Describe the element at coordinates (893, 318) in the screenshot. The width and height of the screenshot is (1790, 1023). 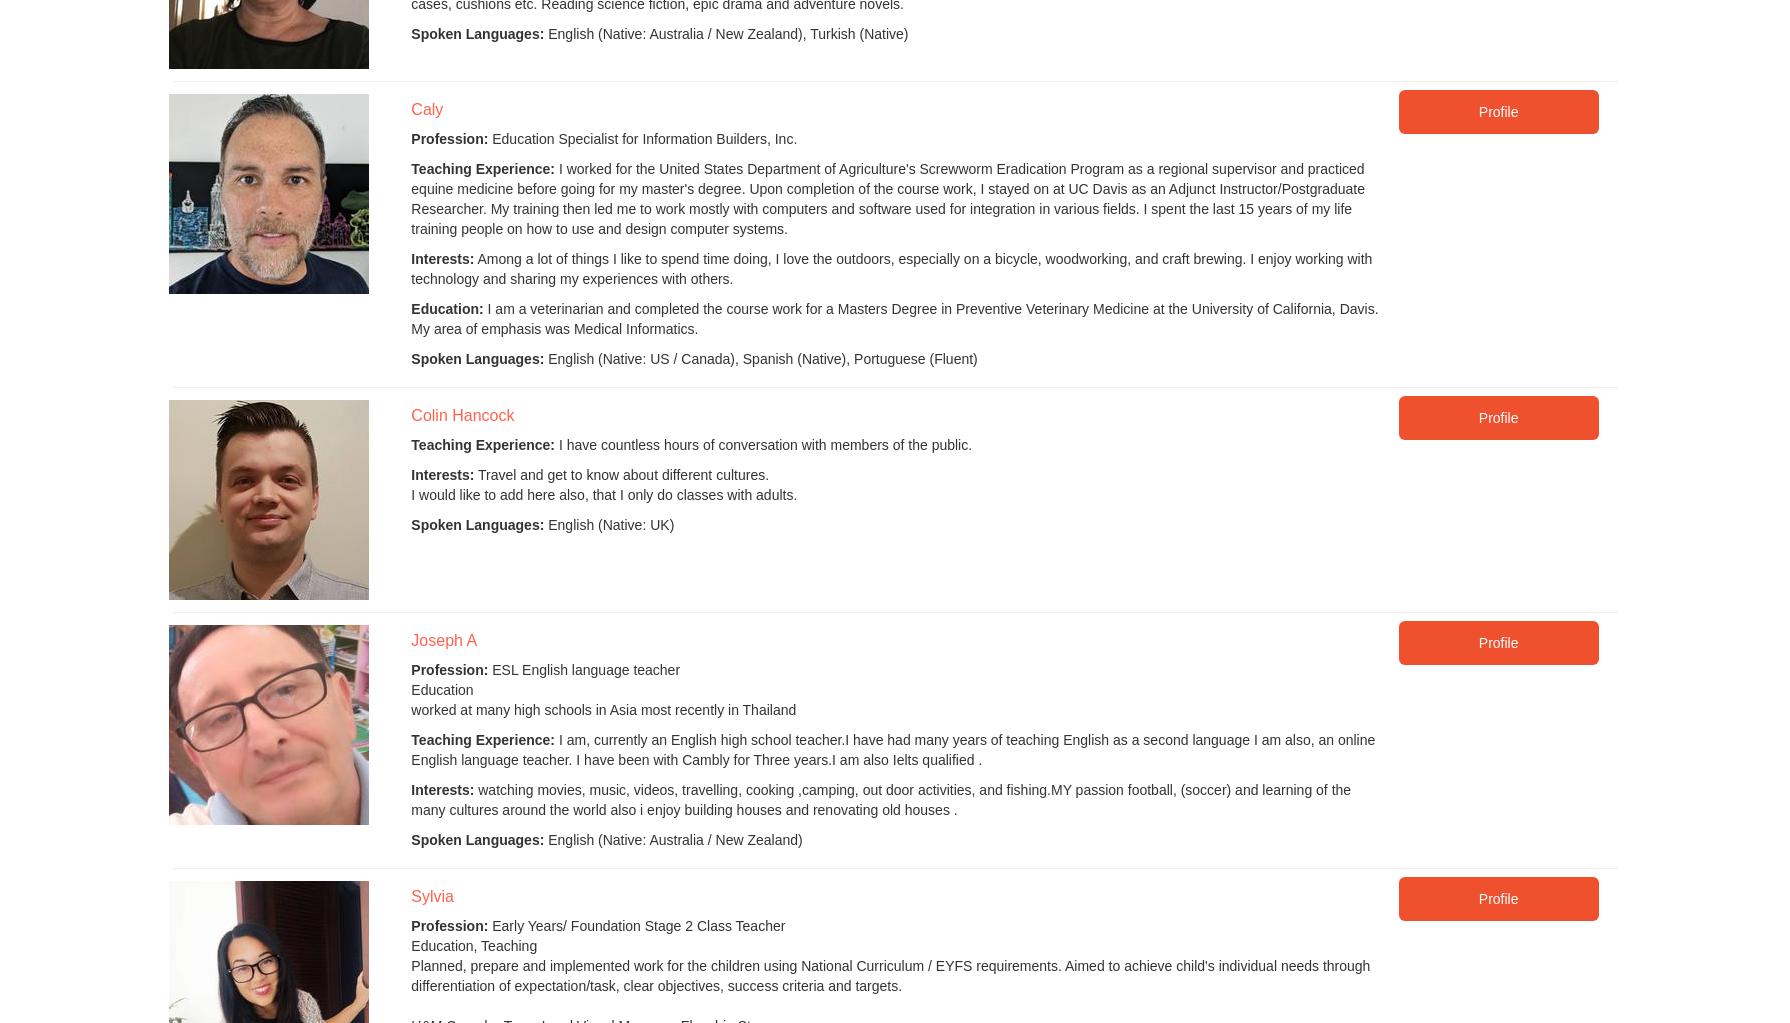
I see `'I am a veterinarian and completed the course work for a Masters Degree in Preventive Veterinary Medicine at the University of California, Davis. My area of emphasis was Medical Informatics.'` at that location.